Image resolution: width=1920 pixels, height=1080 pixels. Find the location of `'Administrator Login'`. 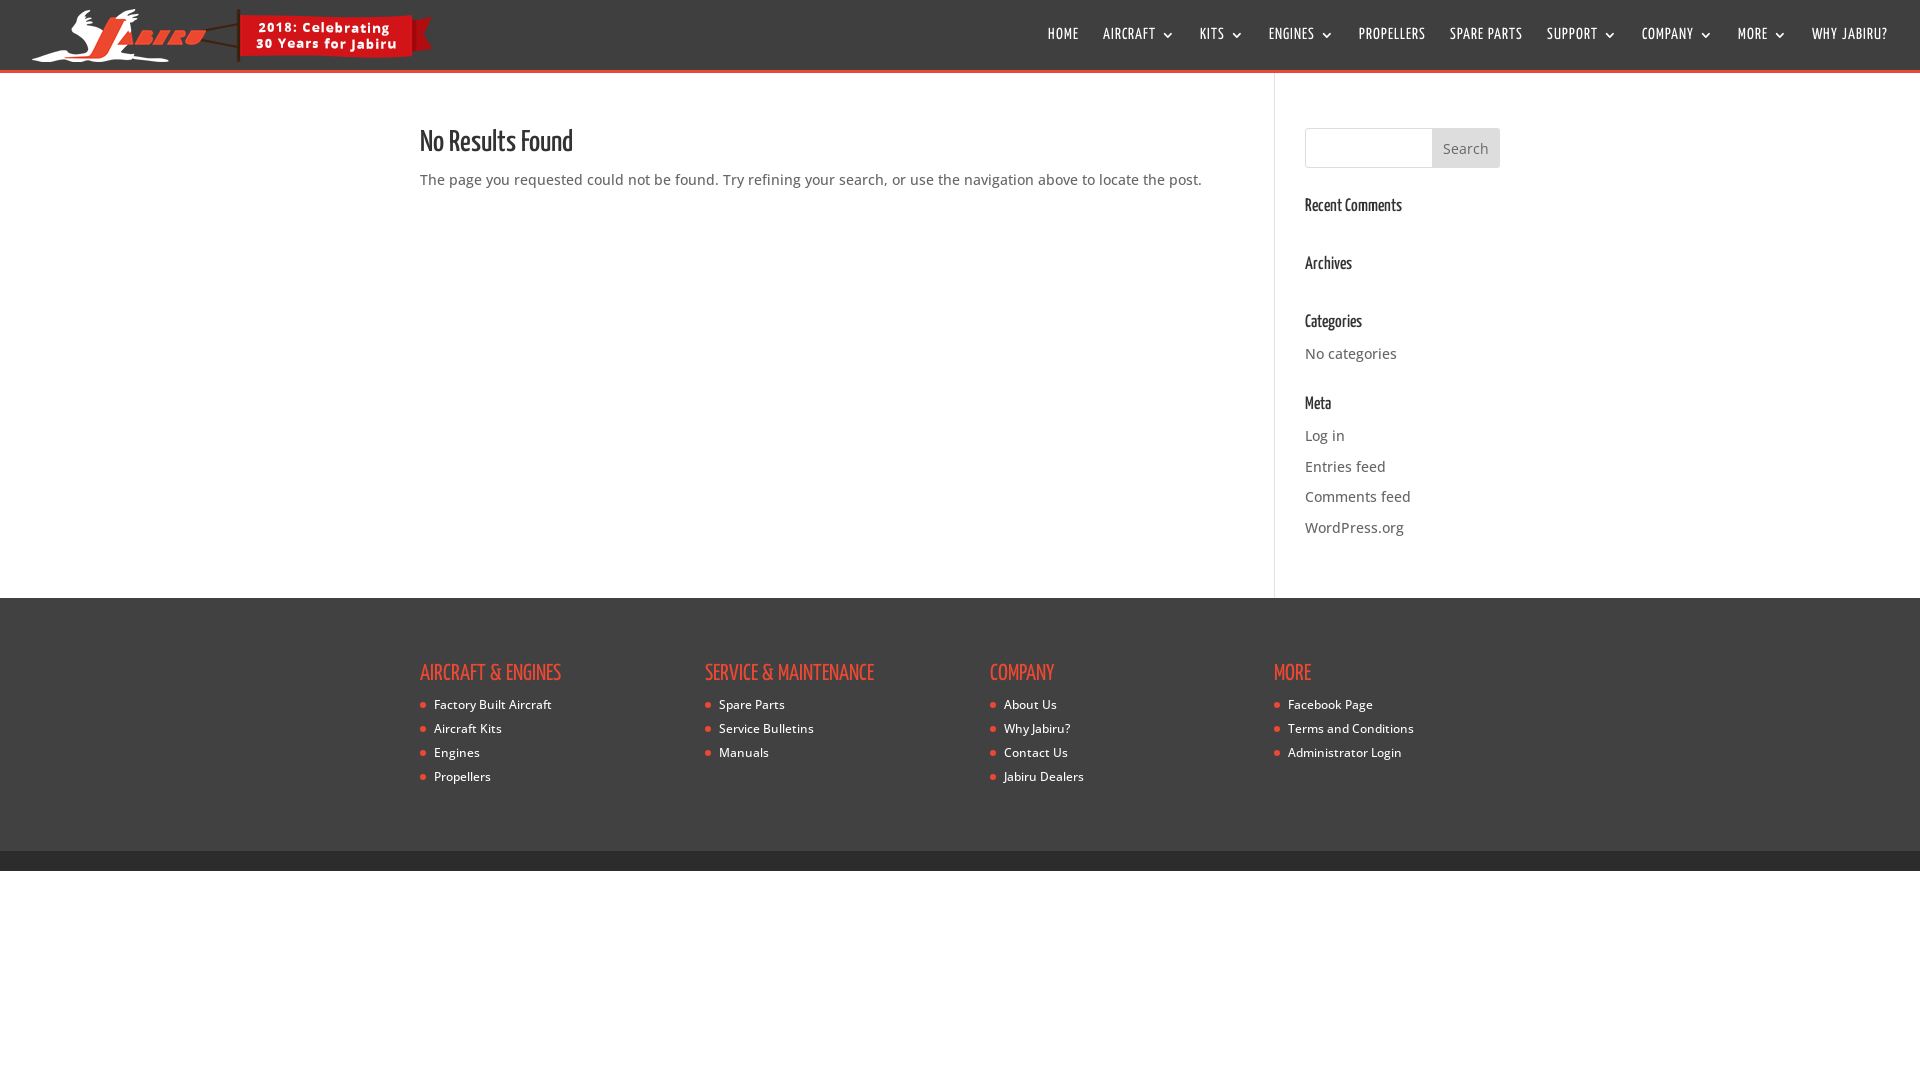

'Administrator Login' is located at coordinates (1344, 752).